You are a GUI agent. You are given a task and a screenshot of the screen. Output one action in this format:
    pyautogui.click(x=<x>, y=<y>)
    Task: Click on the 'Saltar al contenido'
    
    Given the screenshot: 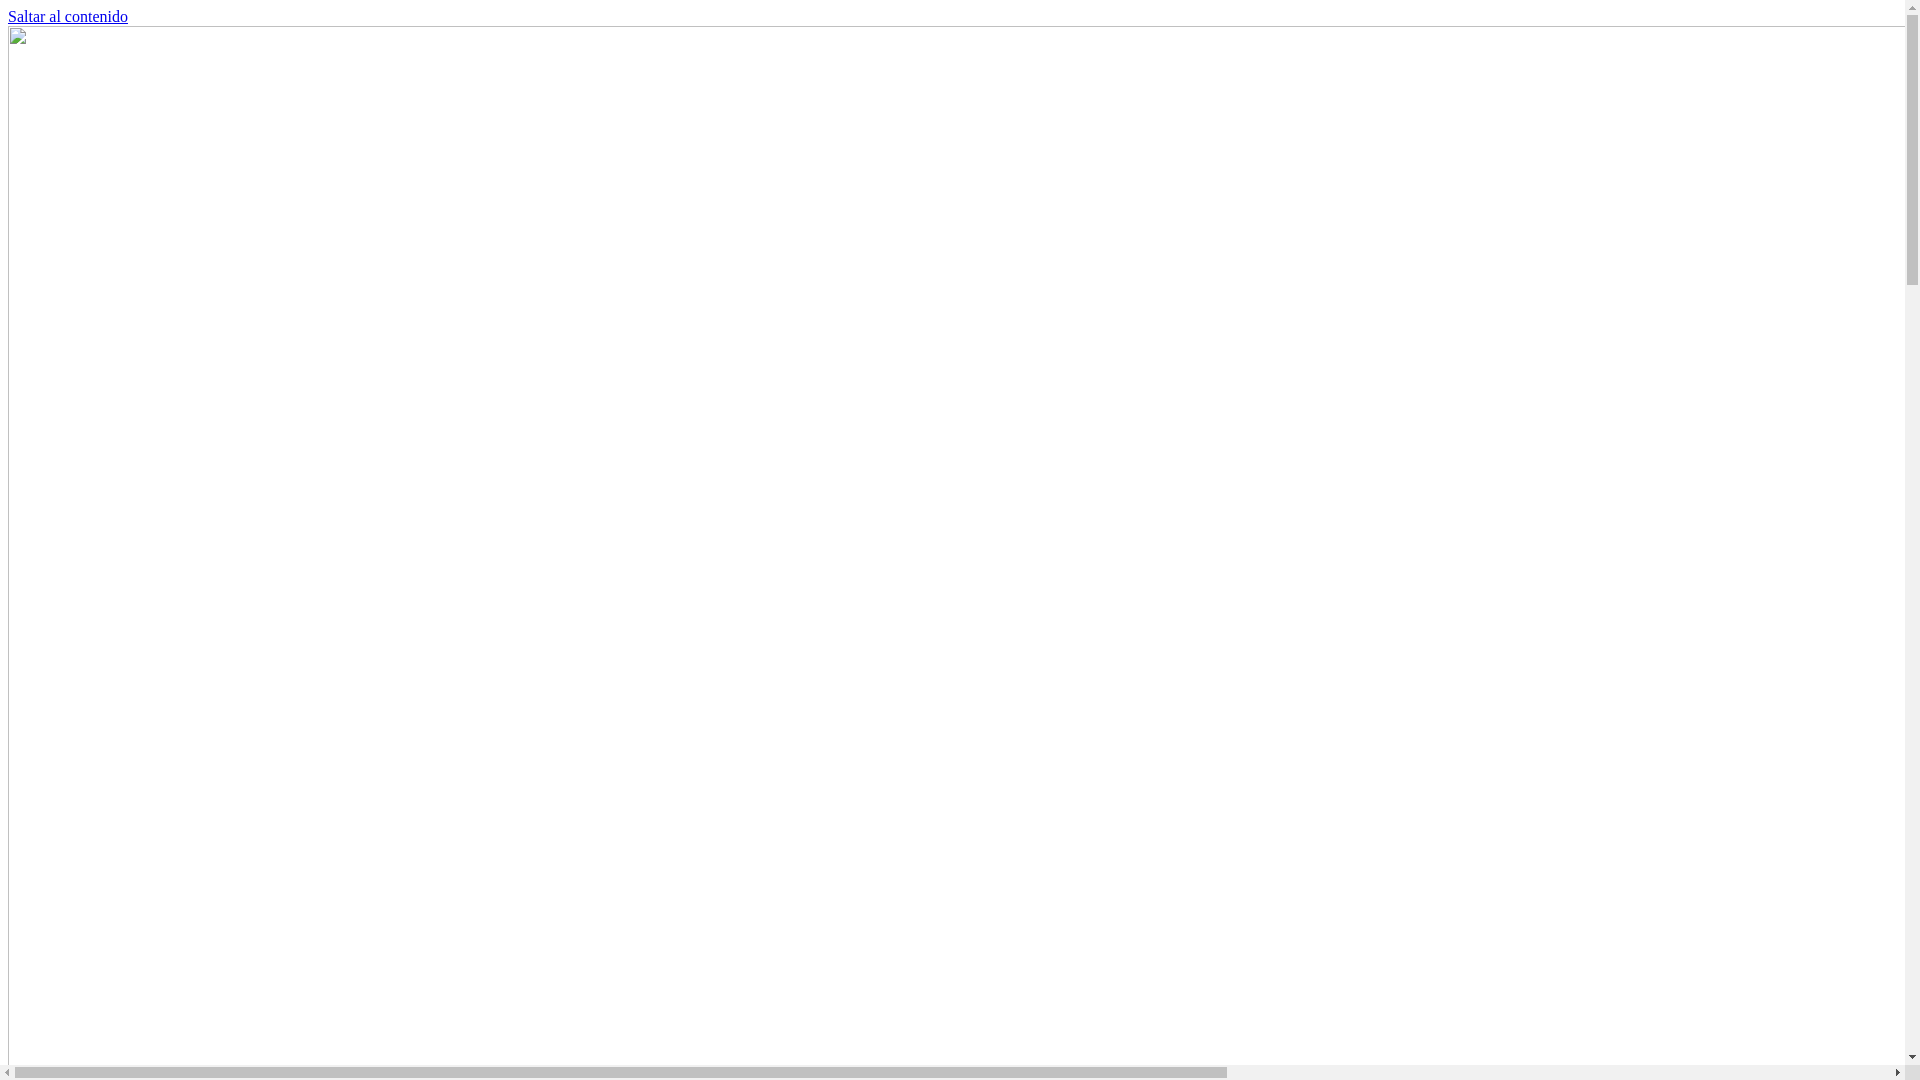 What is the action you would take?
    pyautogui.click(x=67, y=16)
    